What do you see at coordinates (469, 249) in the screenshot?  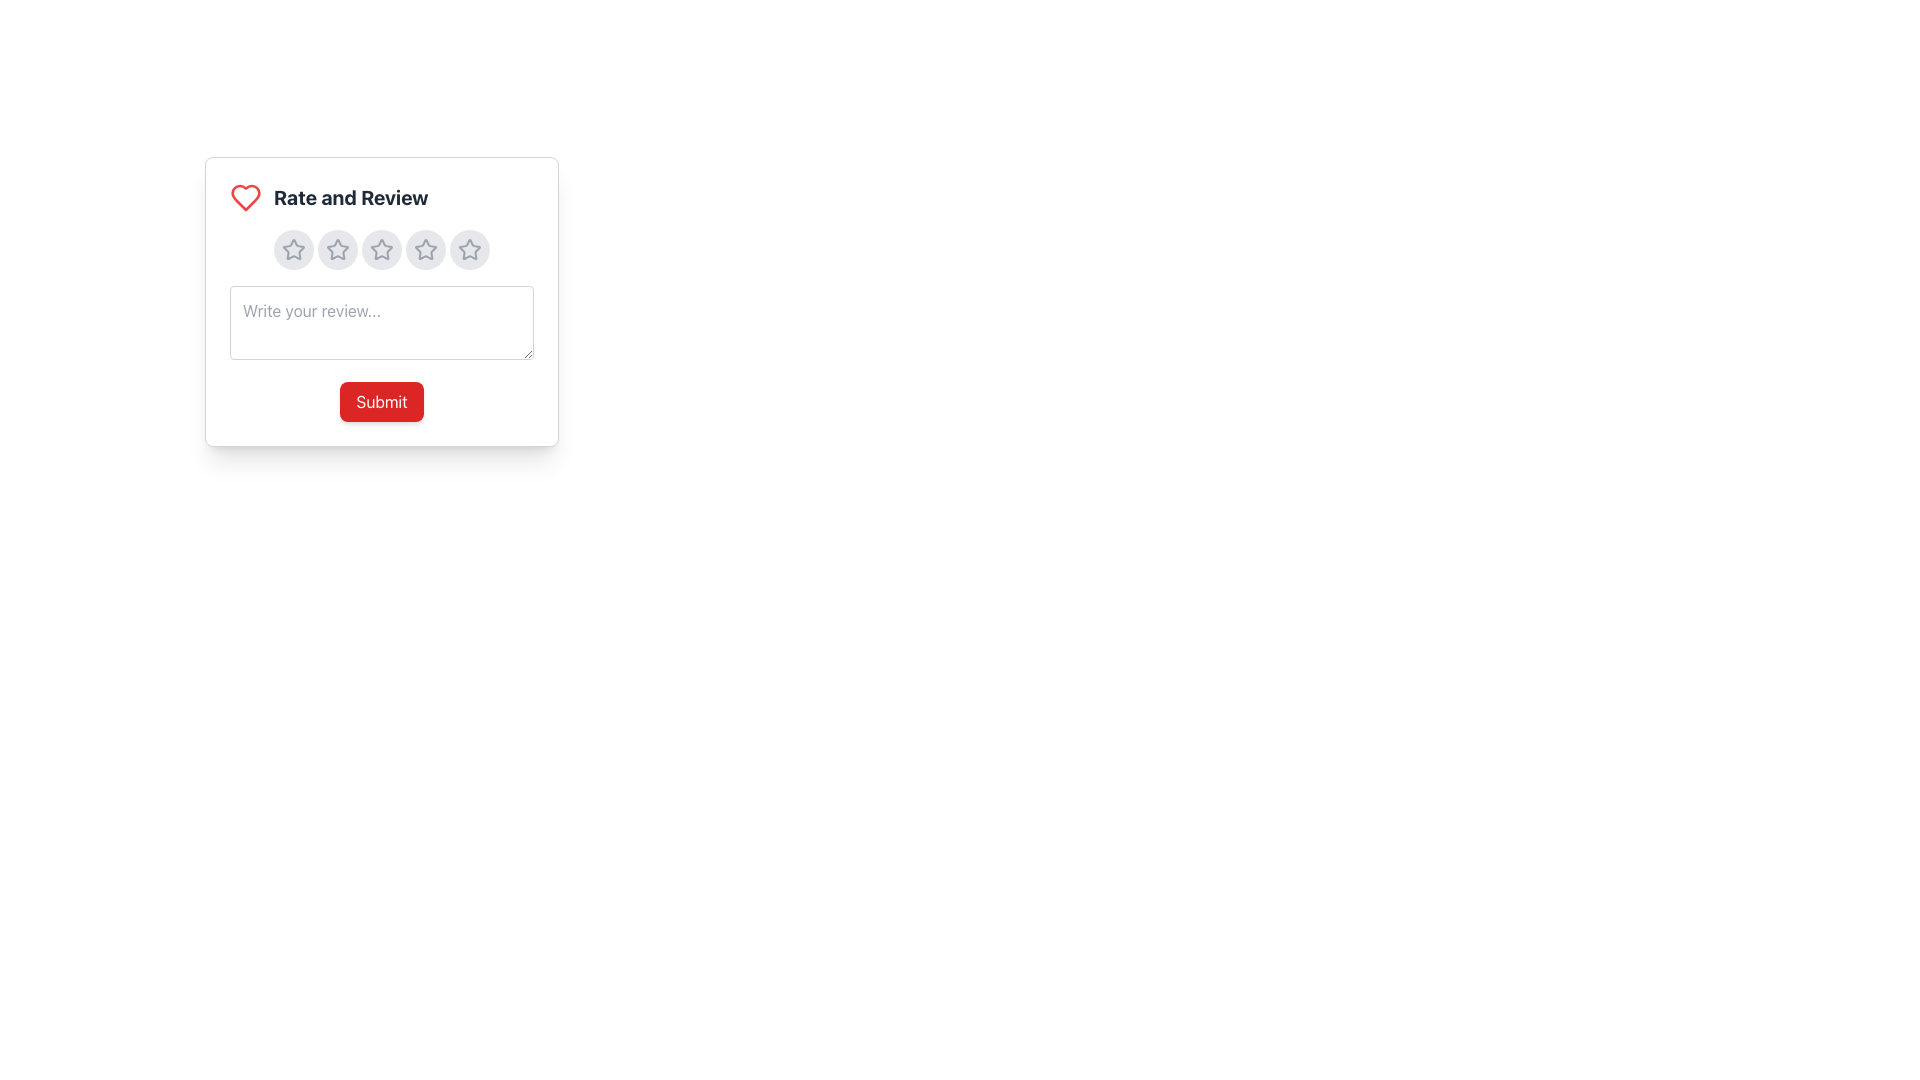 I see `the last rating star in the horizontal array` at bounding box center [469, 249].